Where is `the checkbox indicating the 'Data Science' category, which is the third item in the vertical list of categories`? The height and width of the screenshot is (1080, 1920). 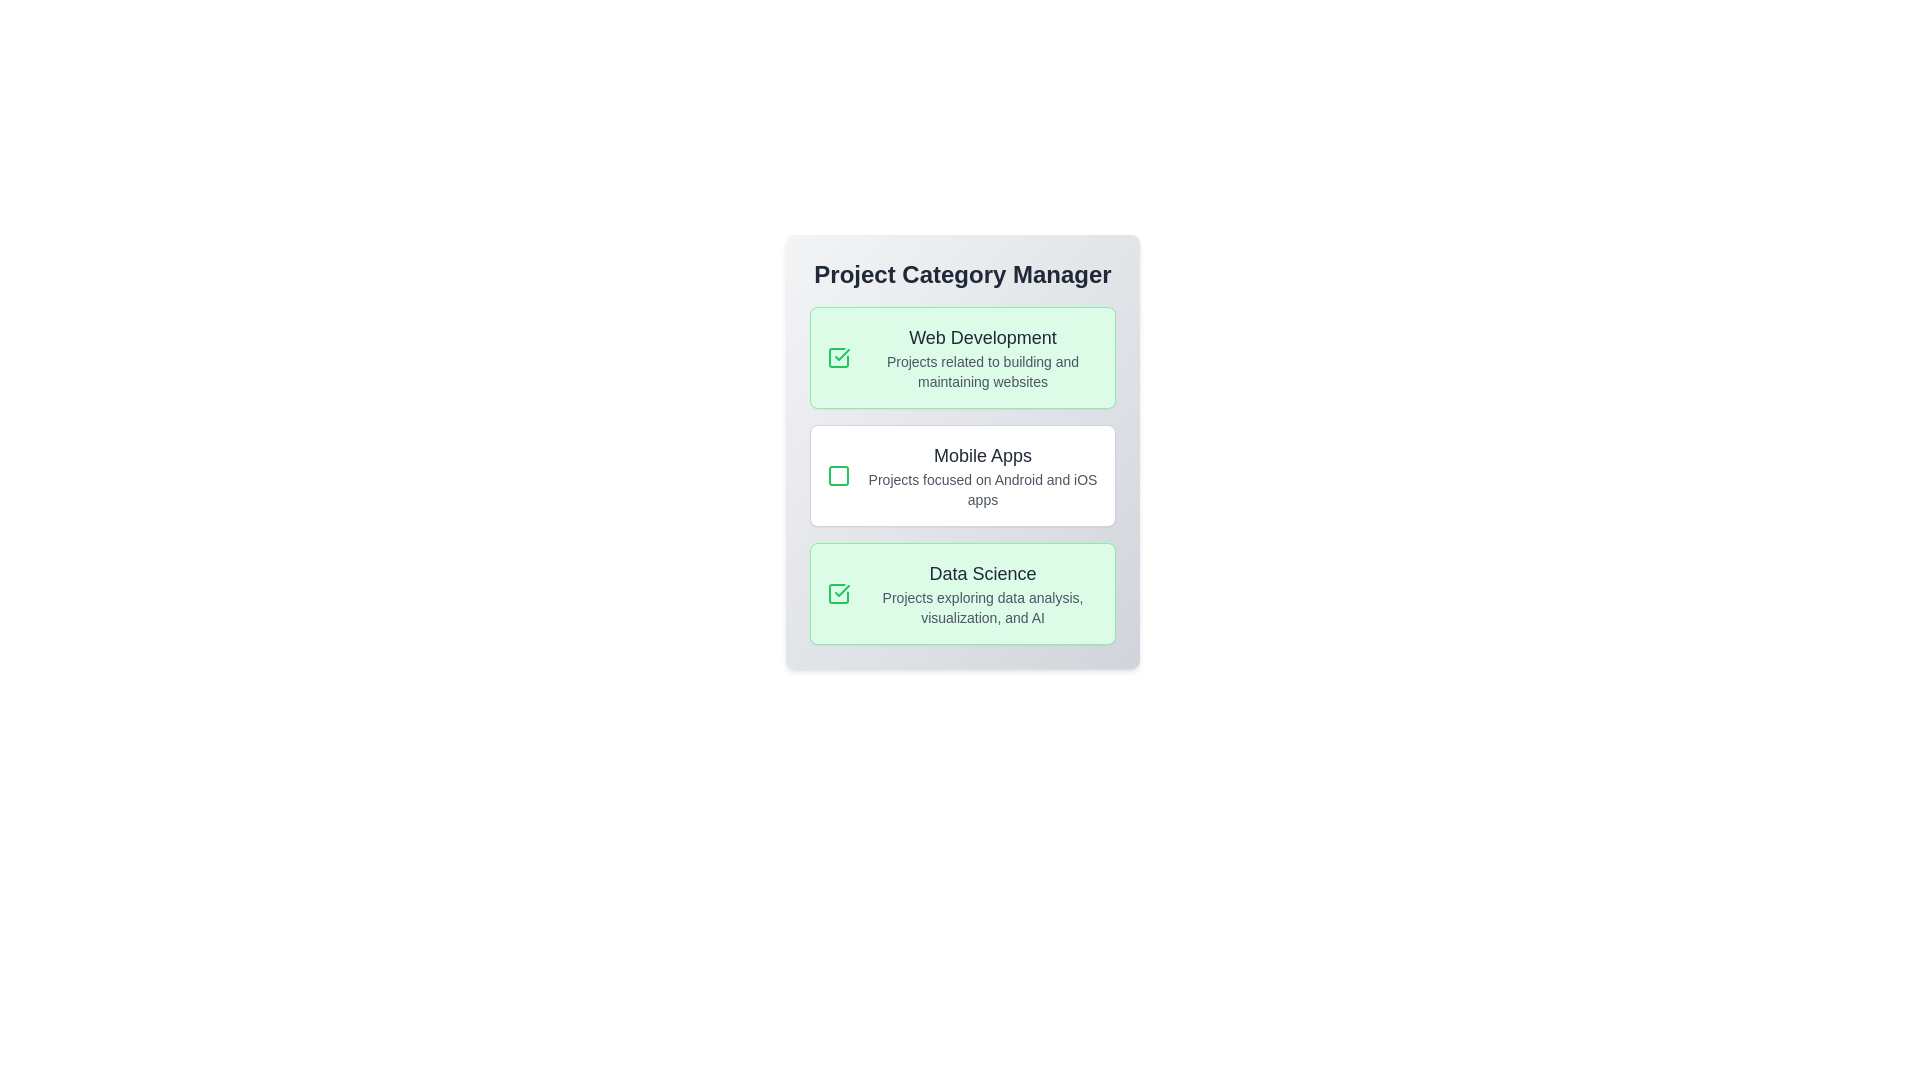 the checkbox indicating the 'Data Science' category, which is the third item in the vertical list of categories is located at coordinates (839, 593).